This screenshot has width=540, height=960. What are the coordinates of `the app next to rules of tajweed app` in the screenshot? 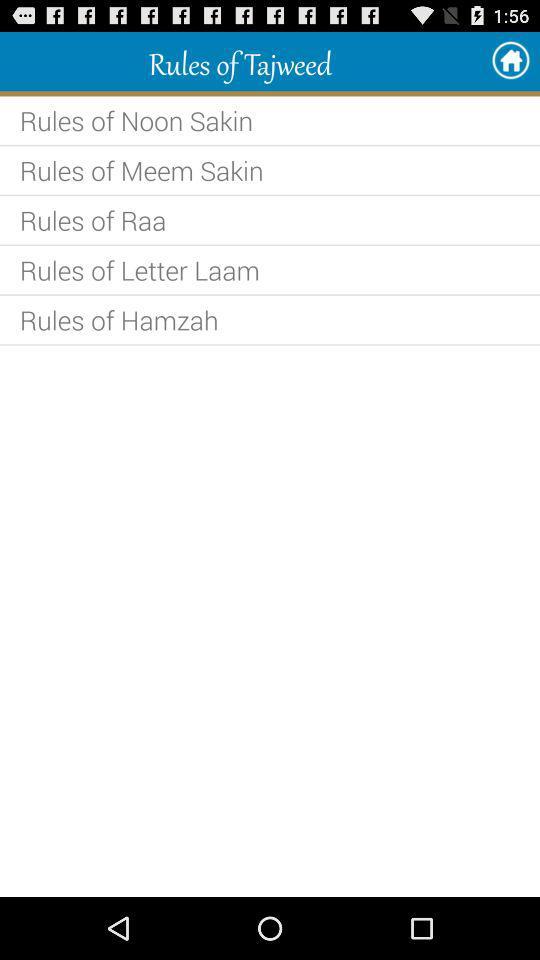 It's located at (510, 61).